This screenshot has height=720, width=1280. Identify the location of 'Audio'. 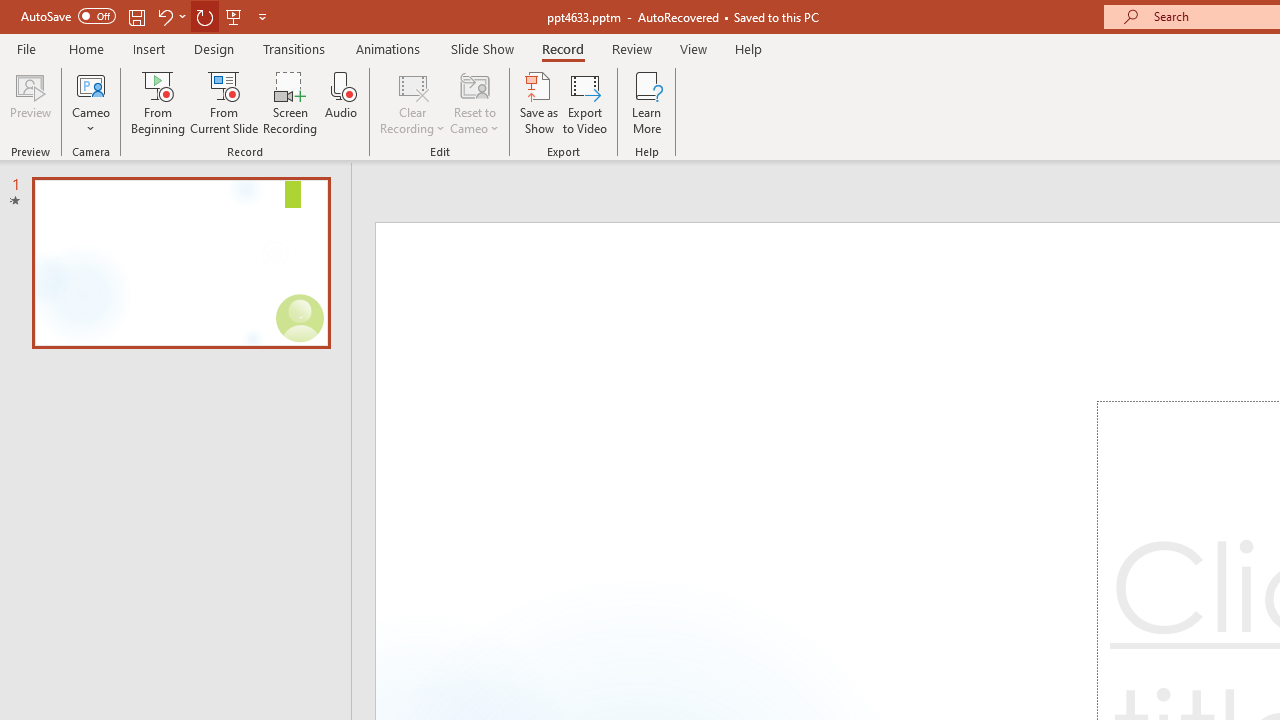
(341, 103).